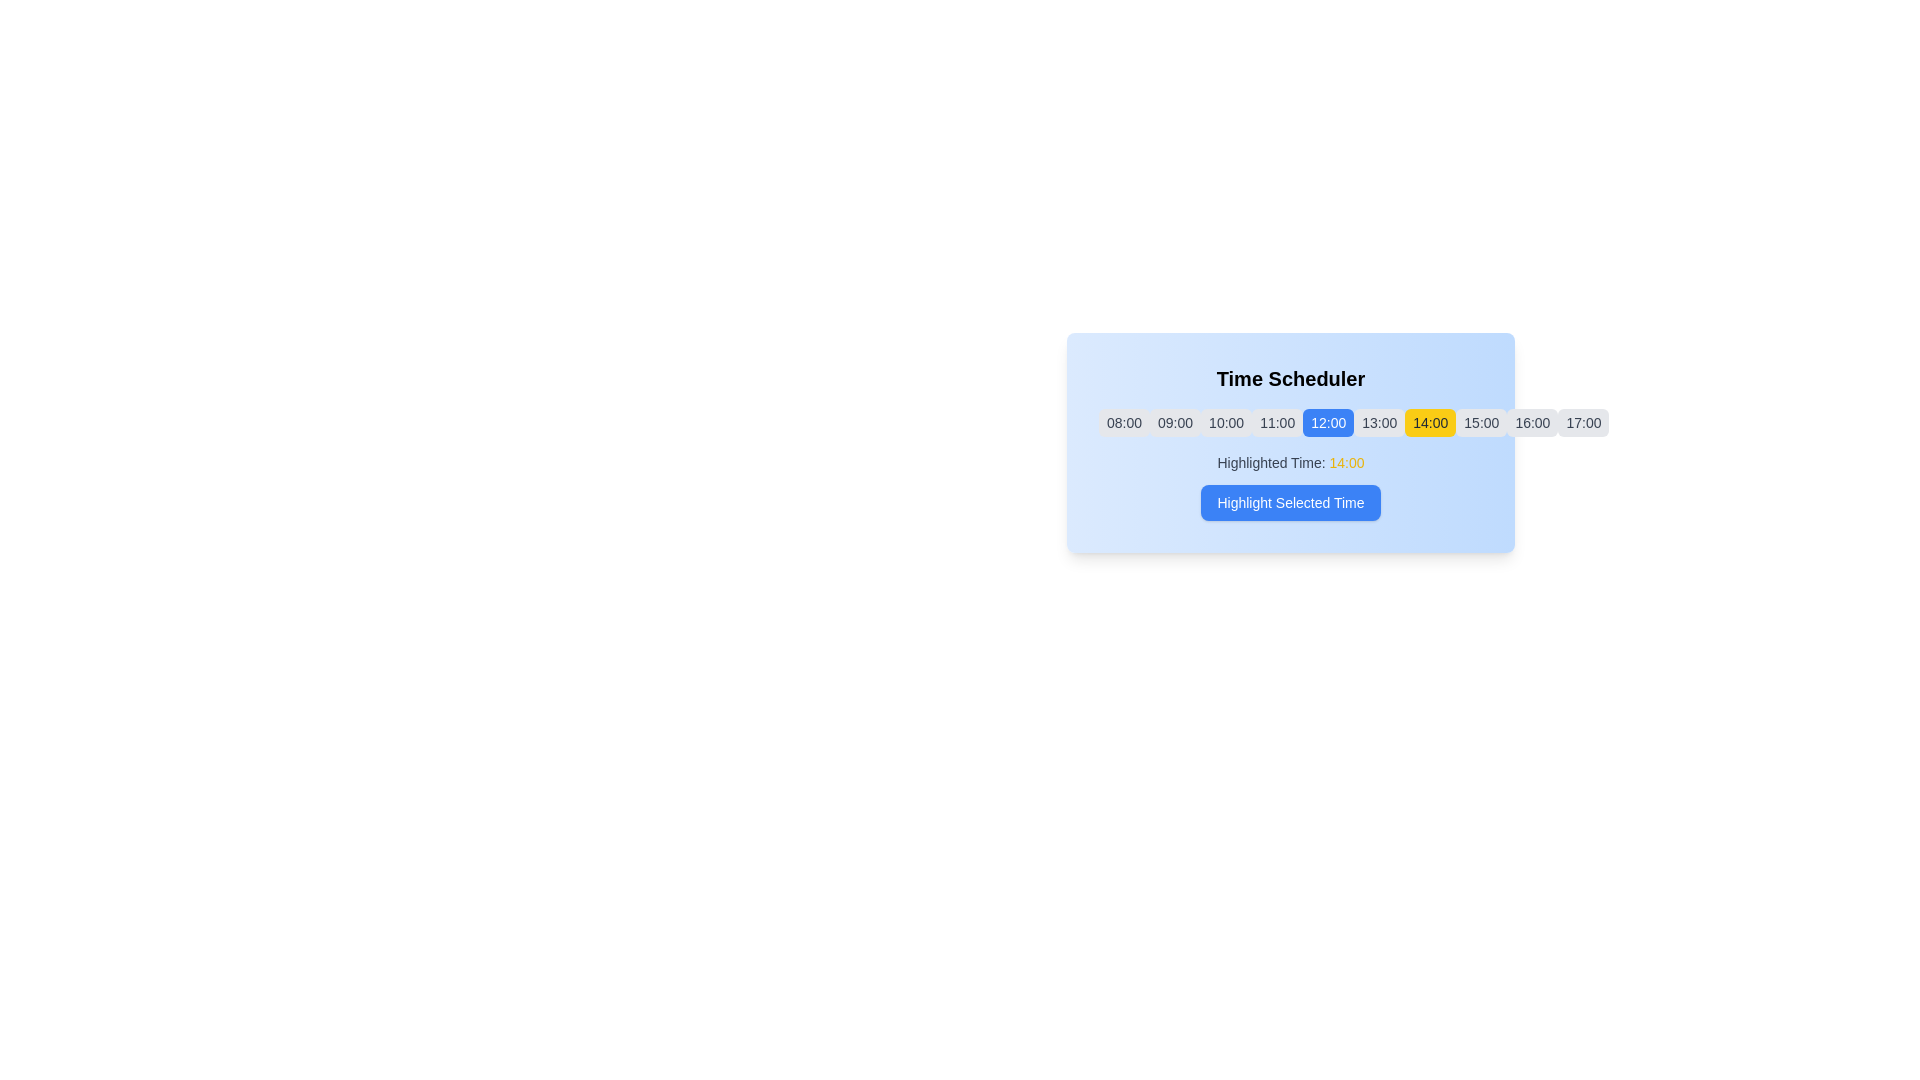 This screenshot has height=1080, width=1920. Describe the element at coordinates (1291, 486) in the screenshot. I see `the 'Highlight Selected Time' button located under the heading 'Highlighted Time: 14:00' in the 'Time Scheduler' card` at that location.